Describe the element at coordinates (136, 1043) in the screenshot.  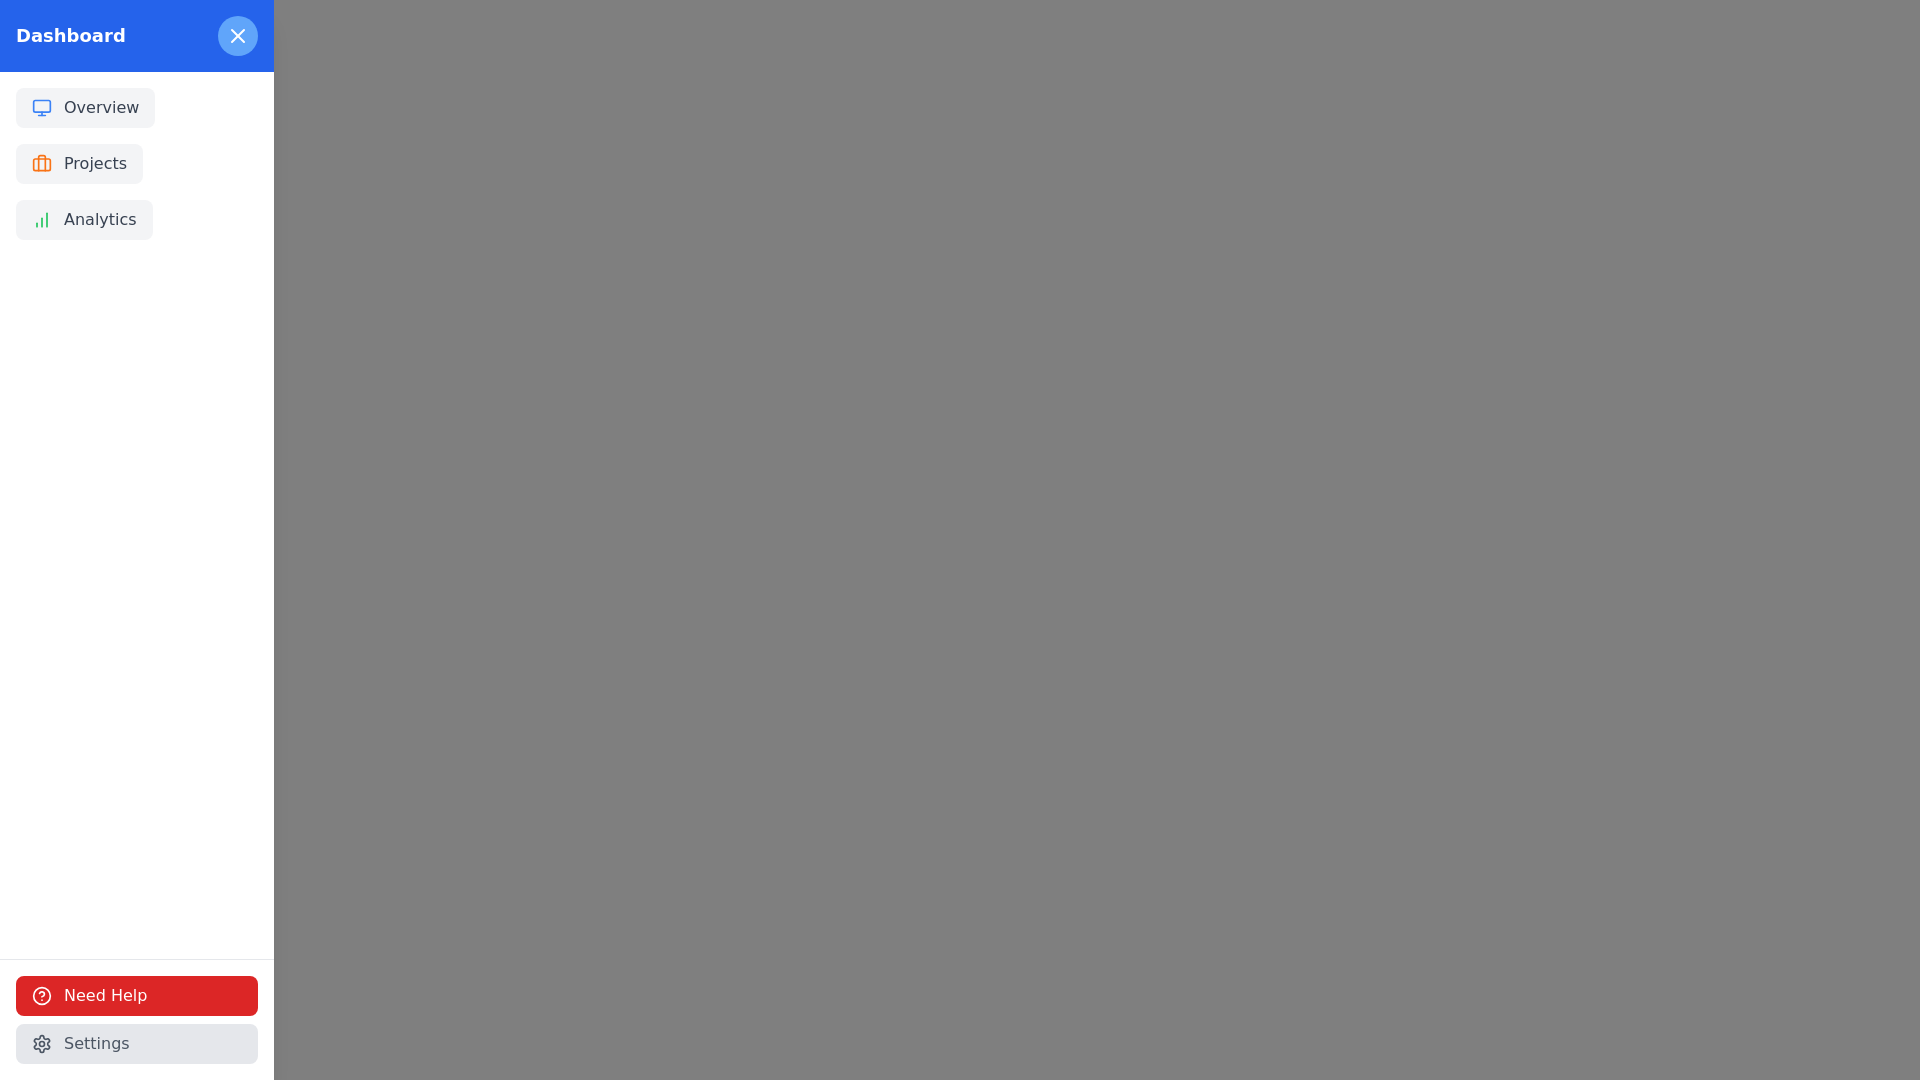
I see `the settings button located at the bottom of the left navigation panel, below the 'Need Help' button` at that location.